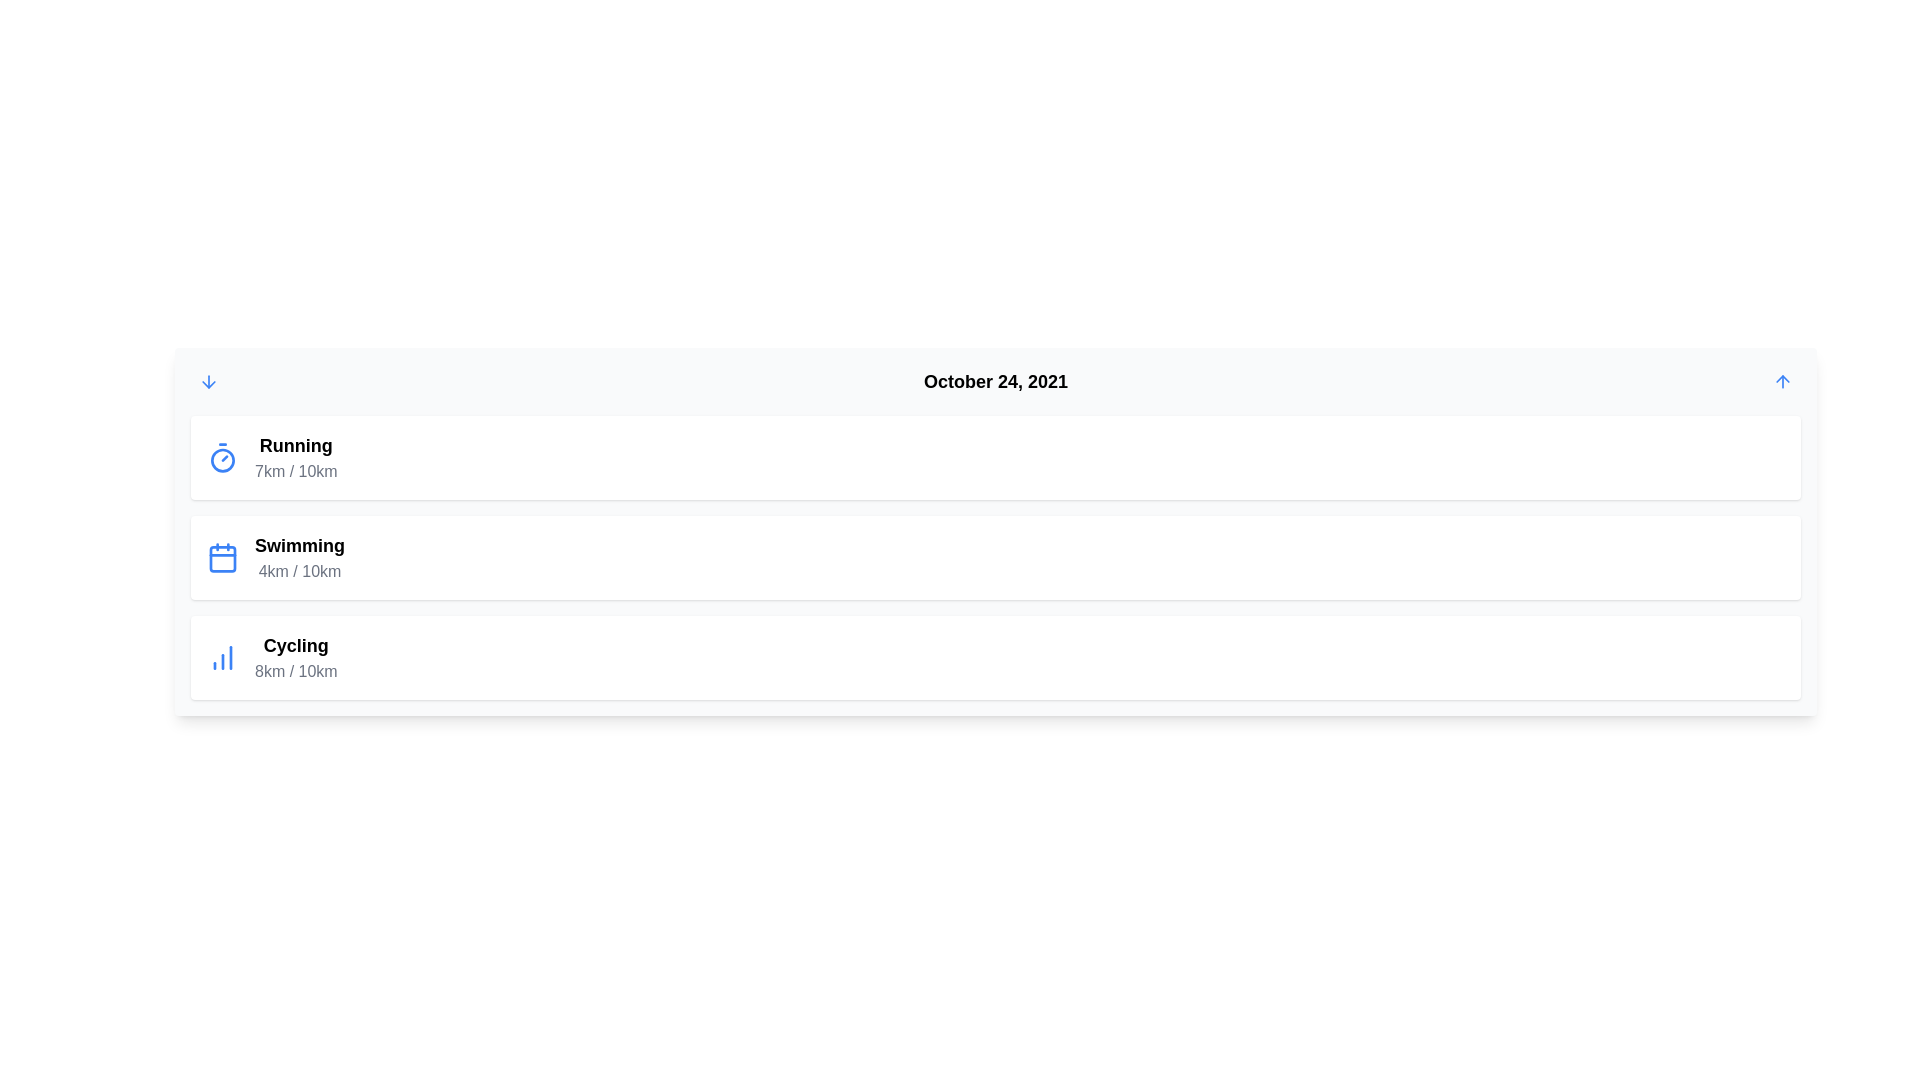 This screenshot has height=1080, width=1920. I want to click on the 'Running' activity icon located to the left of the text 'Running 7km / 10km' in the topmost section of the list, so click(222, 458).